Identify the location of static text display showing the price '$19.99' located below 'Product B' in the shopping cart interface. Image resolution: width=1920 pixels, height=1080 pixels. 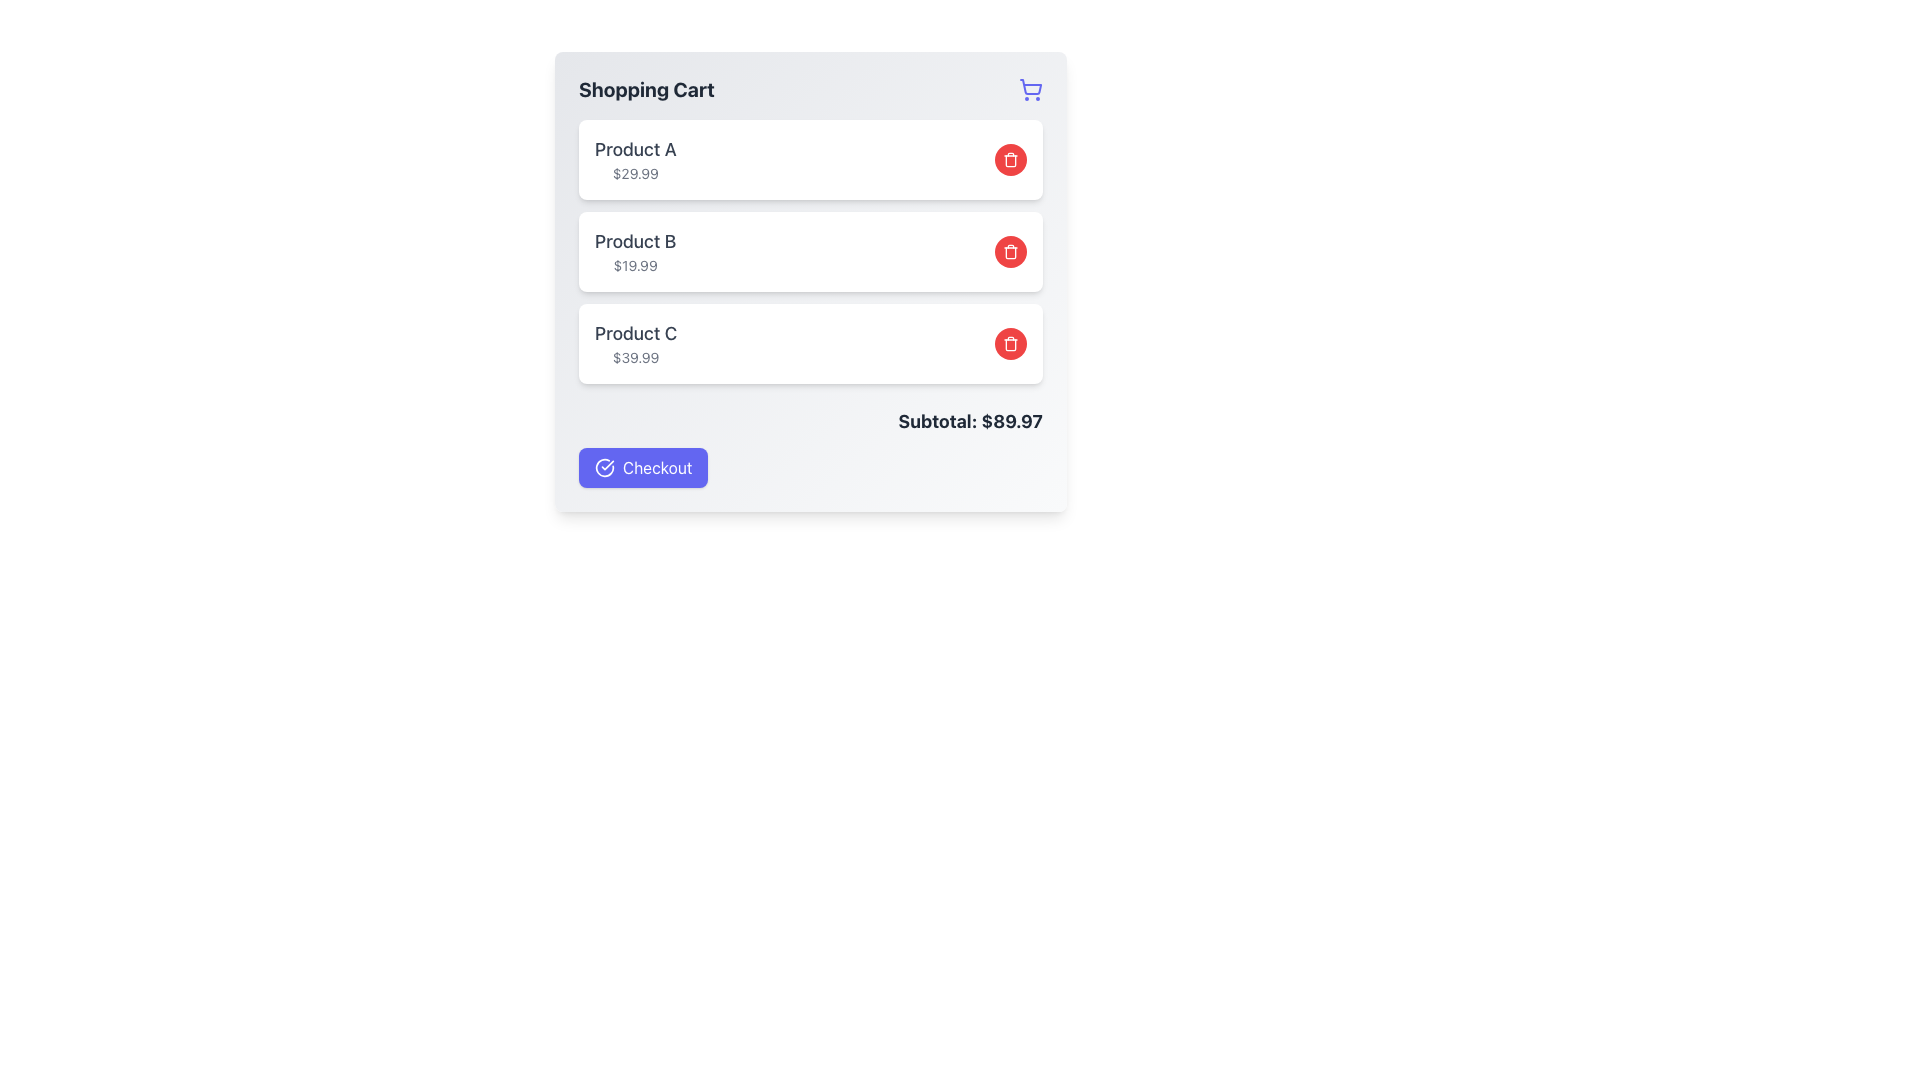
(634, 265).